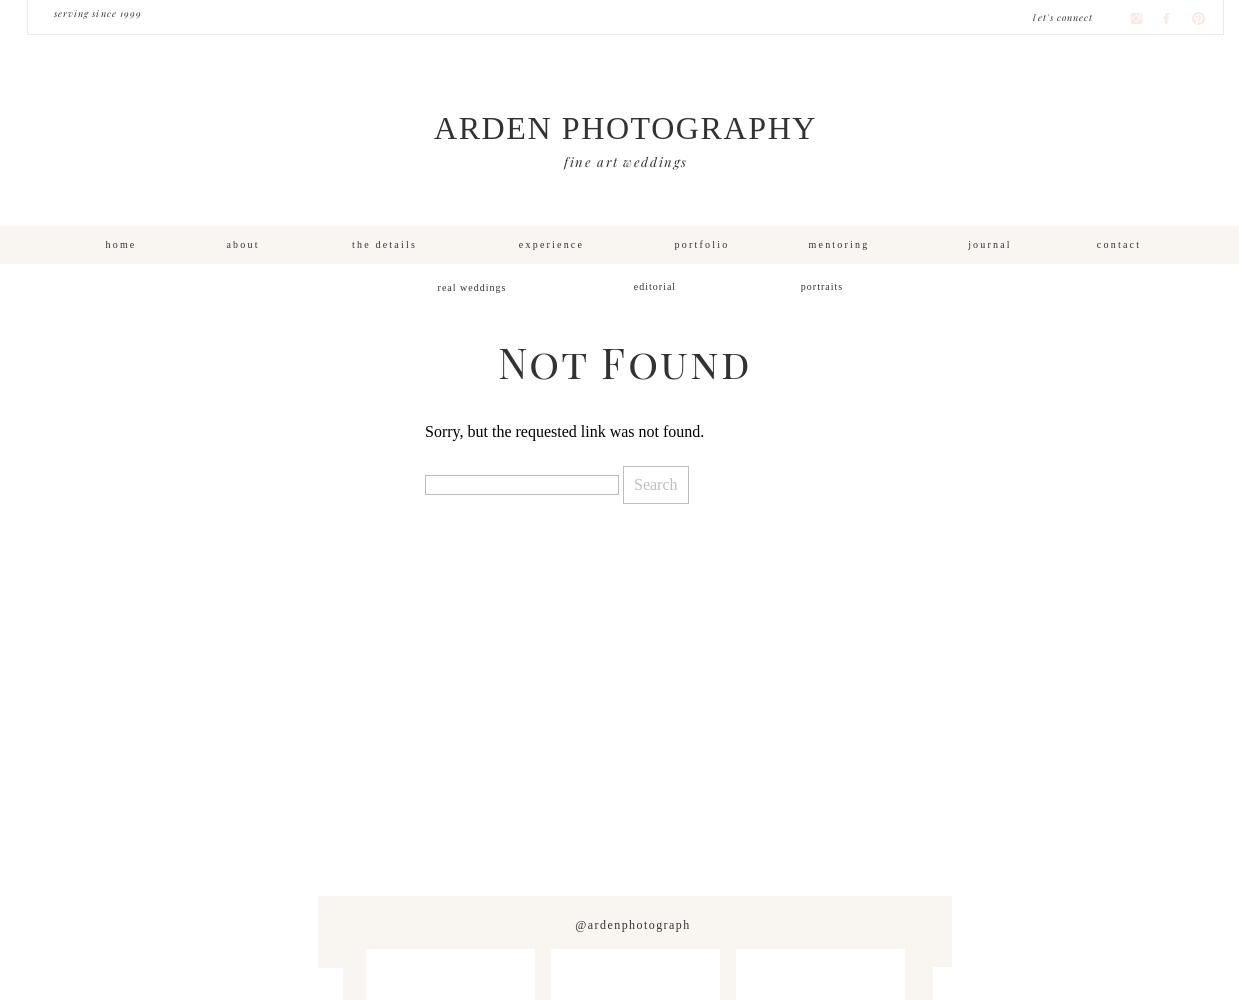 This screenshot has height=1000, width=1250. What do you see at coordinates (800, 286) in the screenshot?
I see `'portraits'` at bounding box center [800, 286].